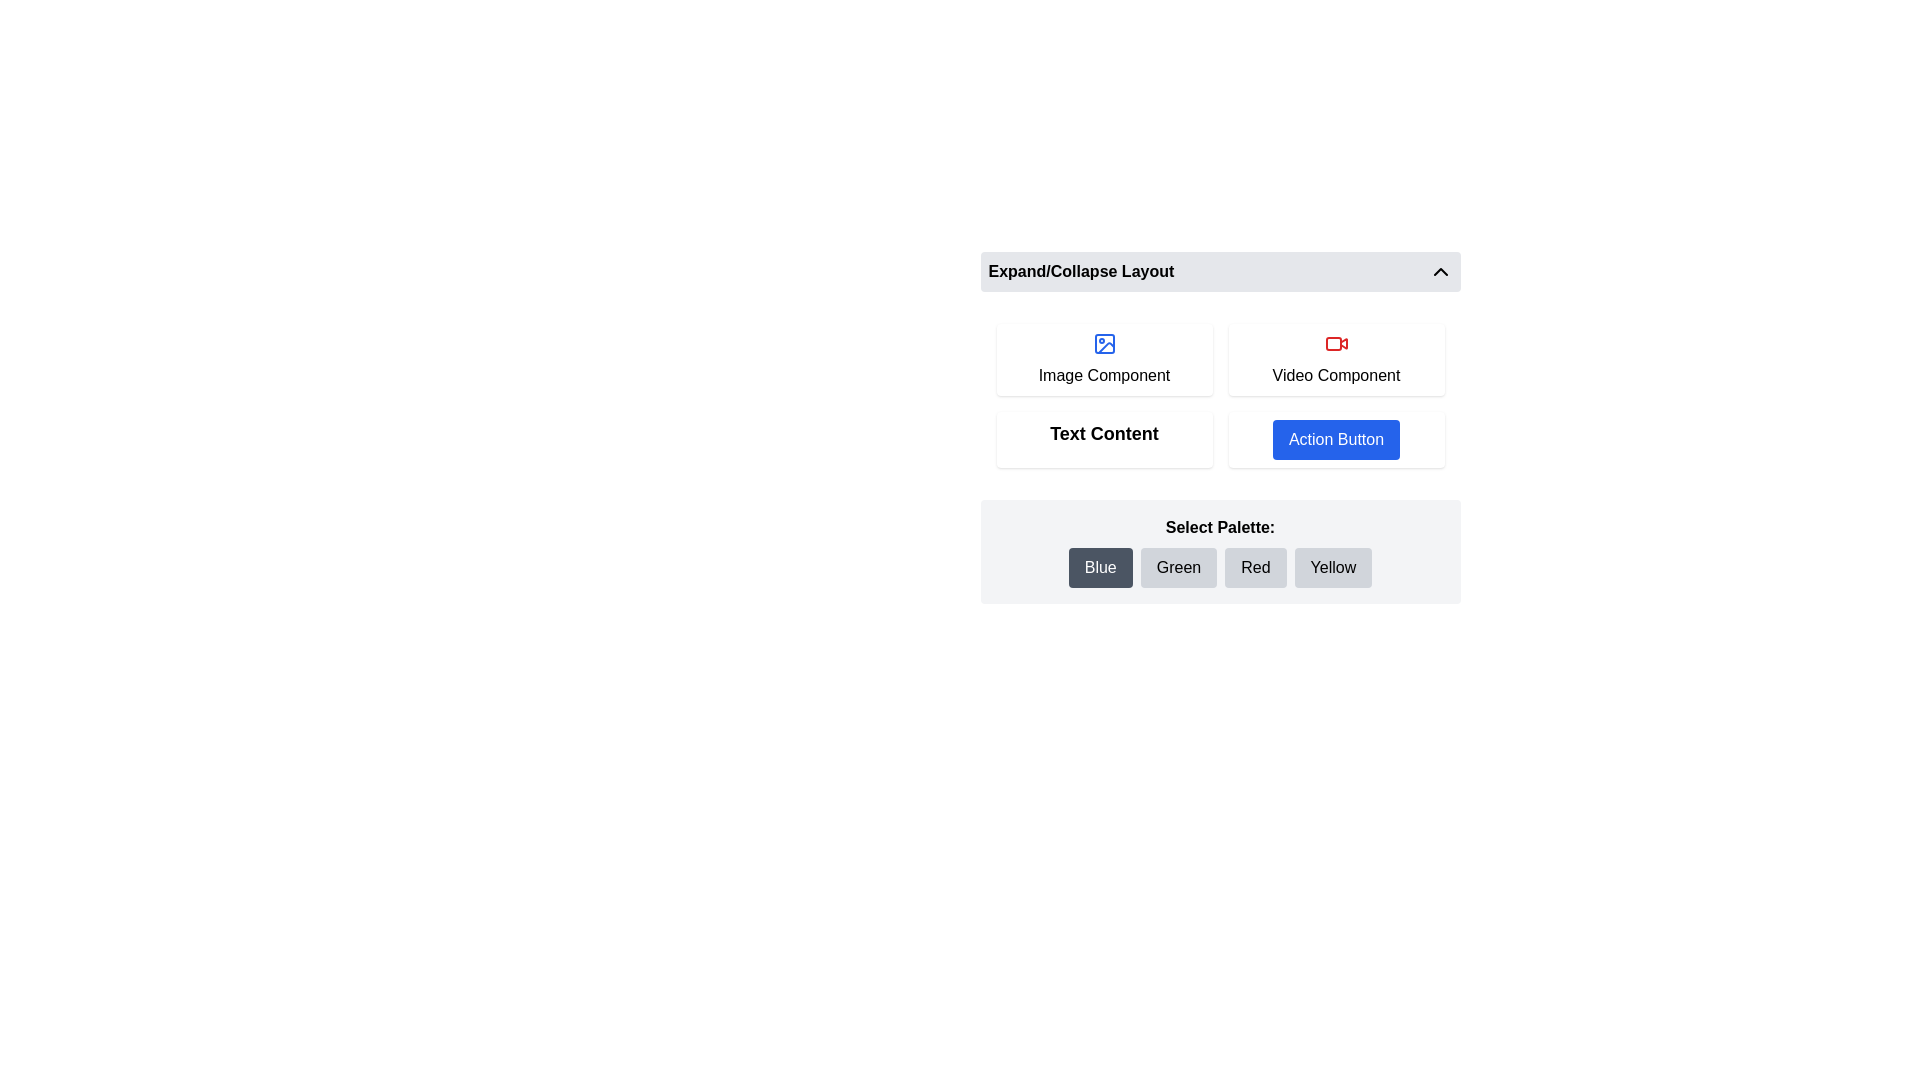 The width and height of the screenshot is (1920, 1080). I want to click on the card labeled 'Image Component' which has a picture frame icon with a blue outline and is the first element in a grid layout, so click(1103, 358).